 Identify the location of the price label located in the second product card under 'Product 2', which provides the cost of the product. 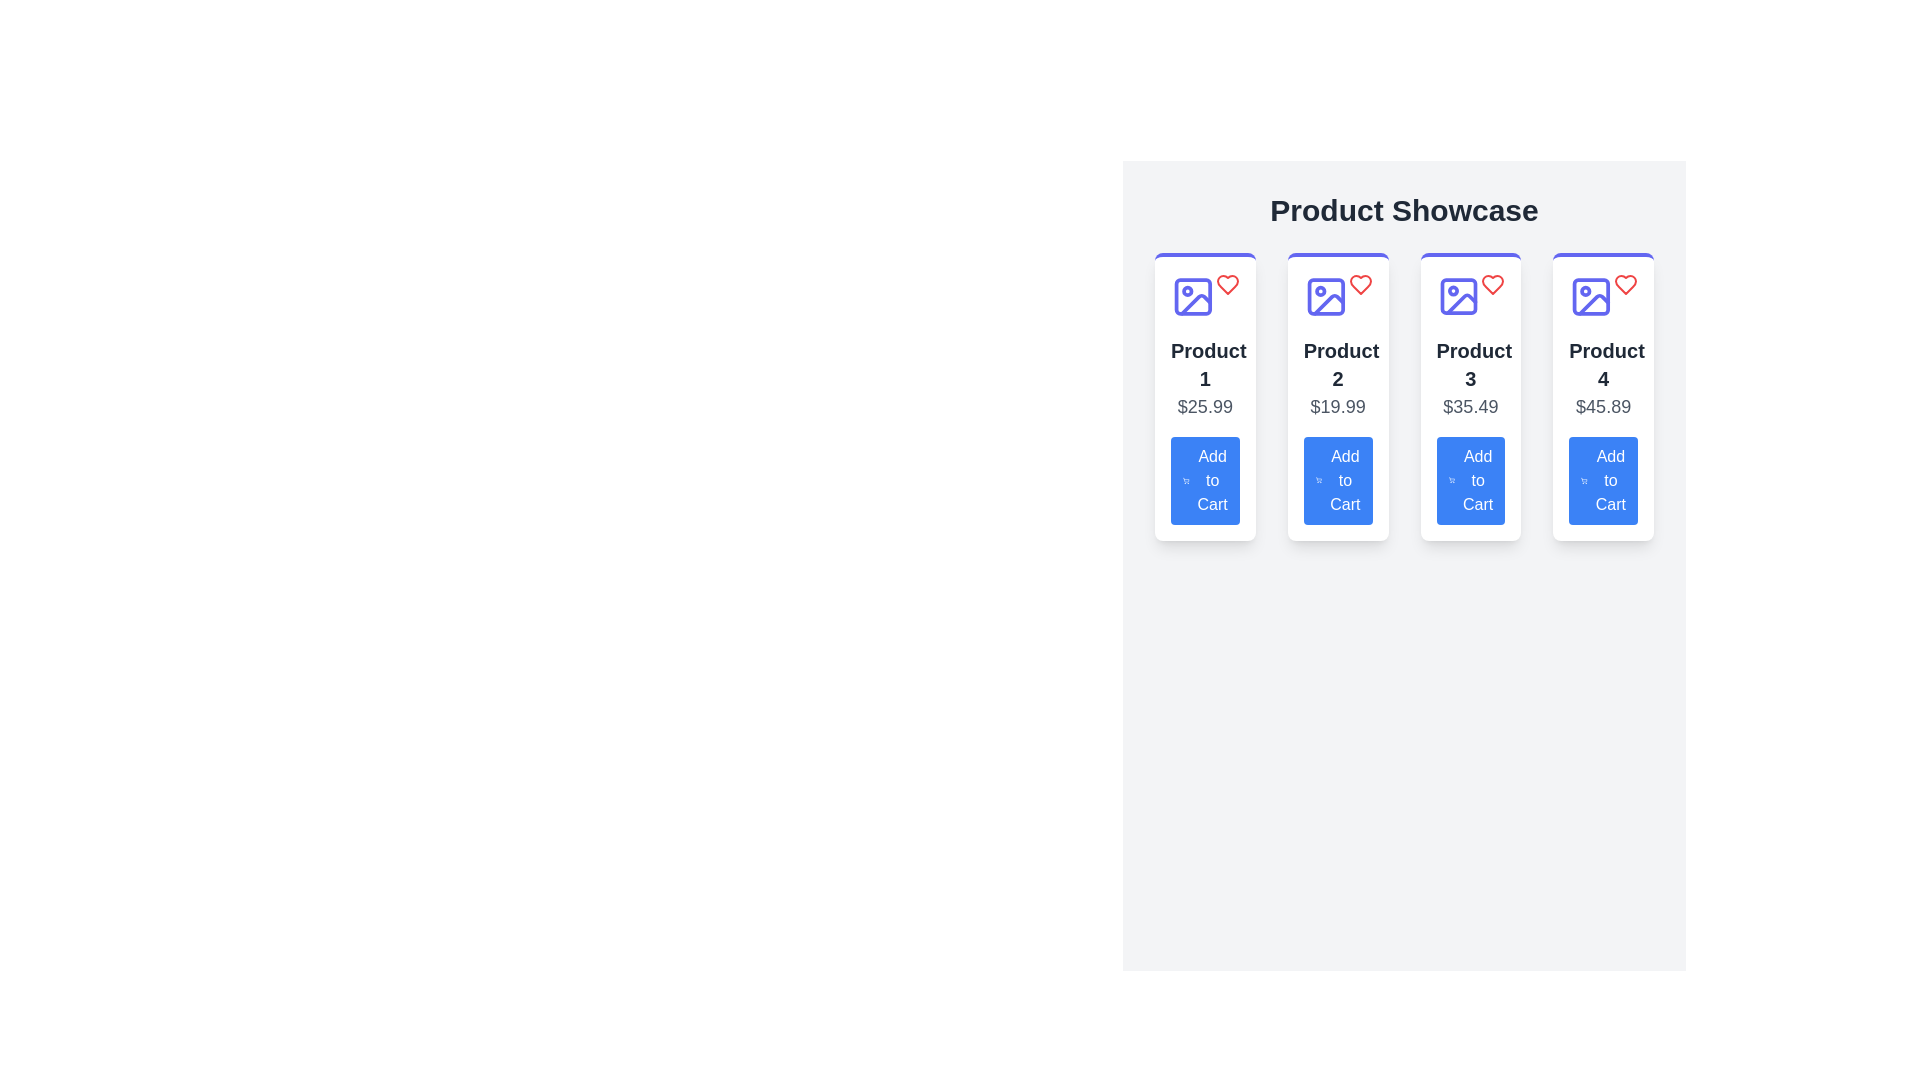
(1338, 406).